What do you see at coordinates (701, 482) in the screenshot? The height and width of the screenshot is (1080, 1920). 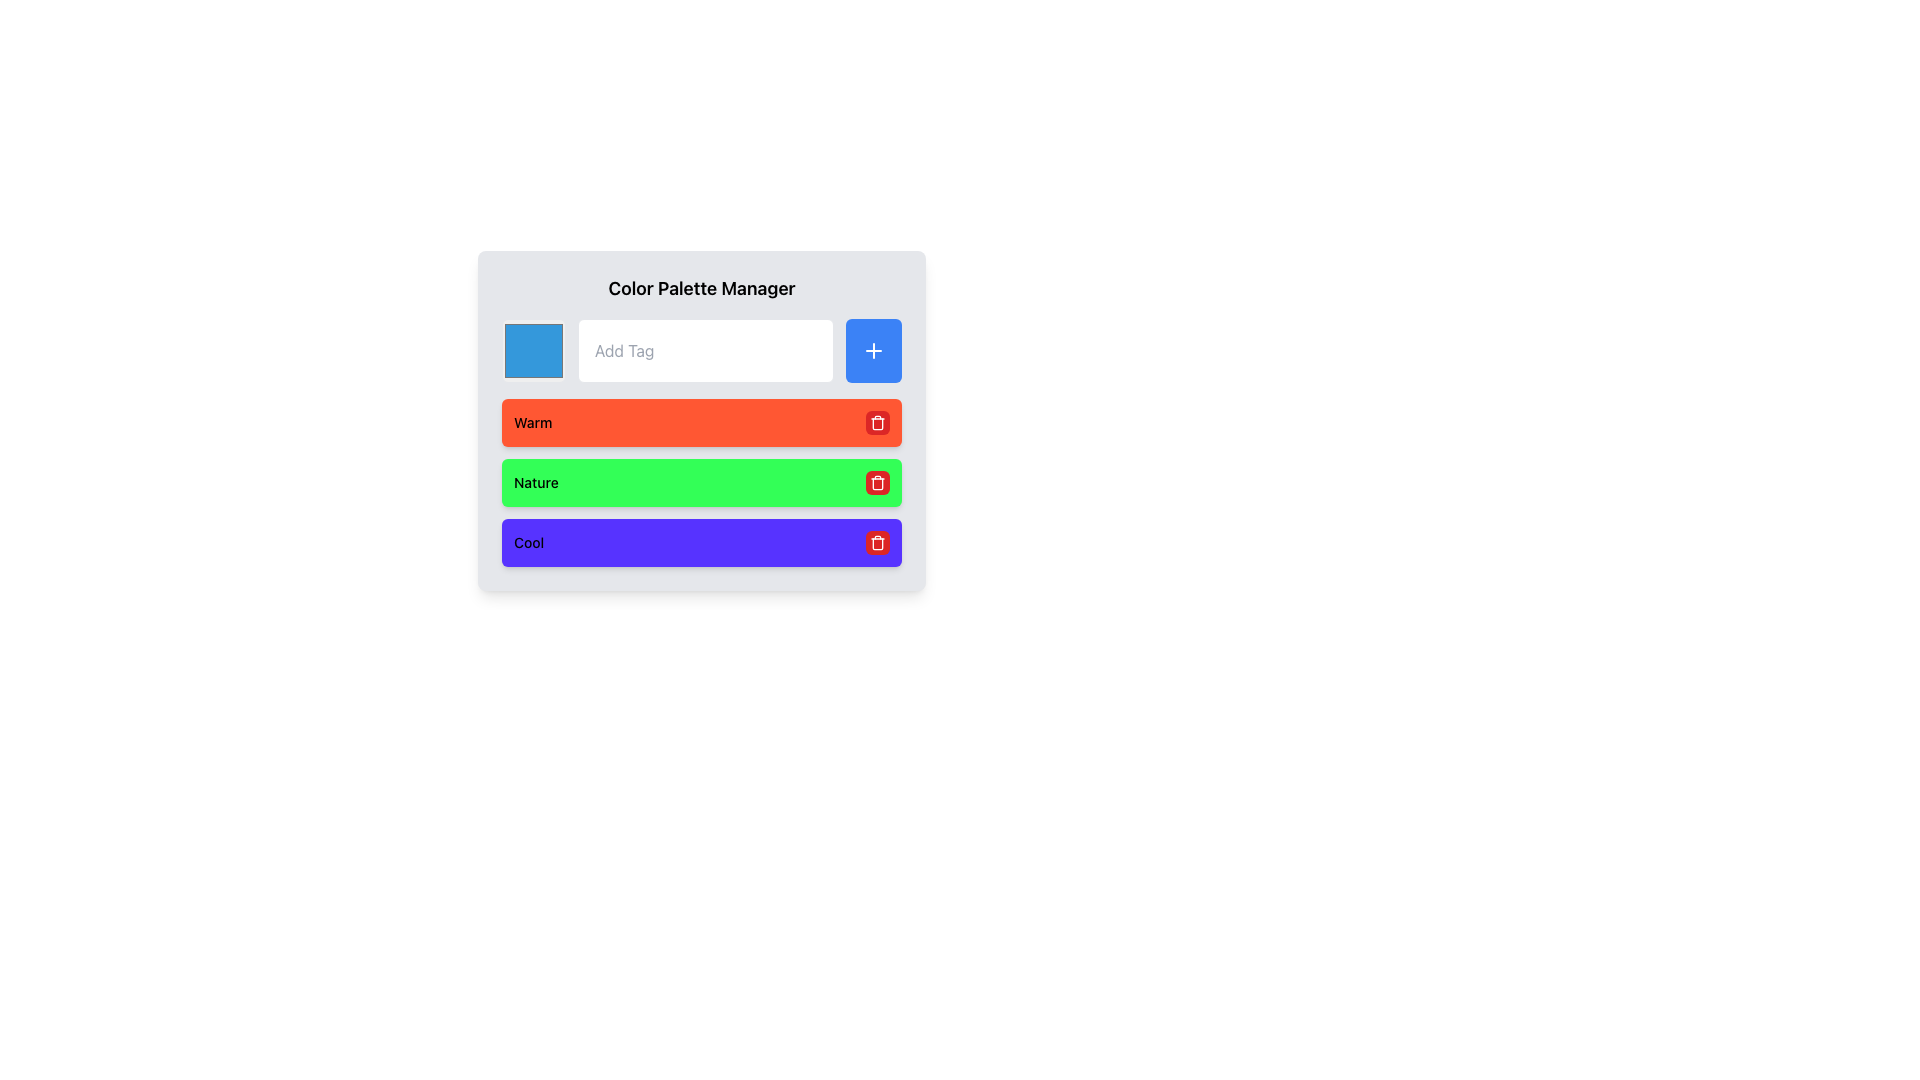 I see `the second list item with a green background and a red trash icon button, which contains the text label 'Nature'` at bounding box center [701, 482].